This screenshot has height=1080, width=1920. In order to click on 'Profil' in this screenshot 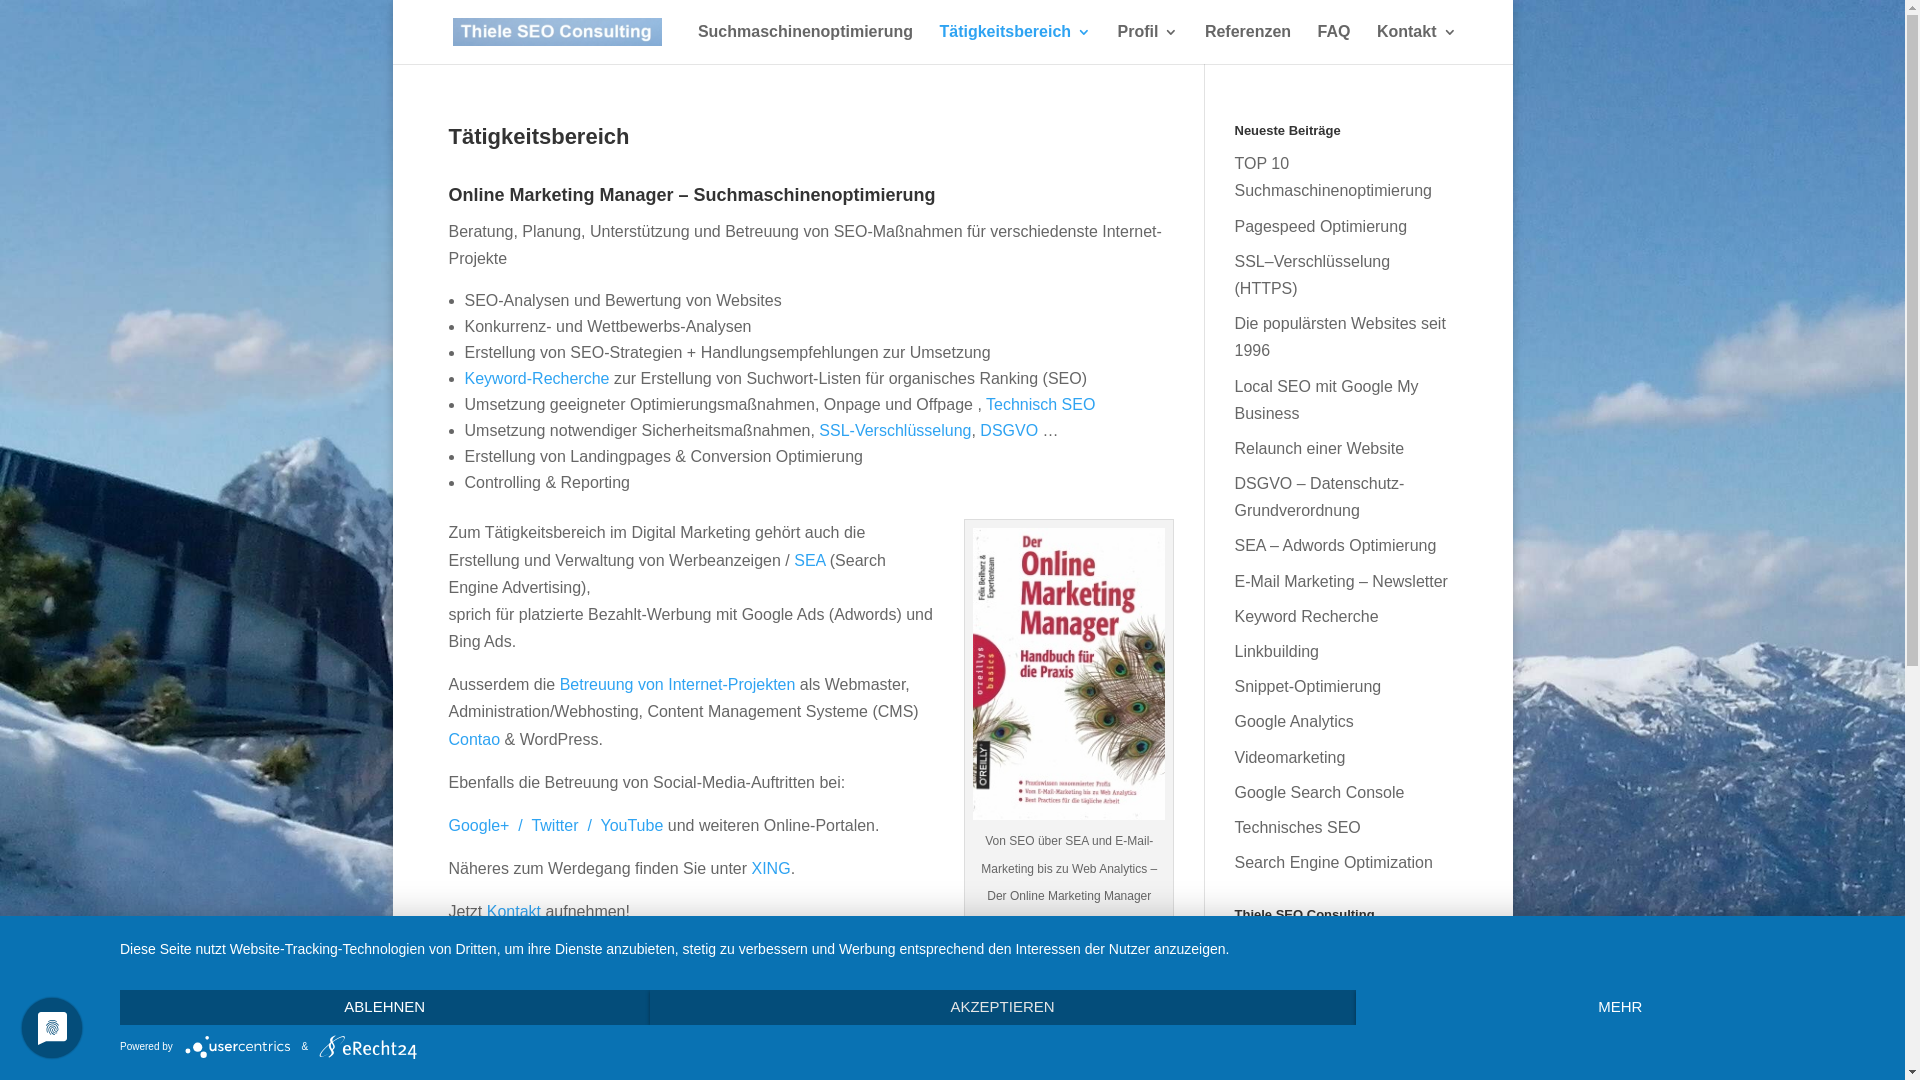, I will do `click(1148, 44)`.